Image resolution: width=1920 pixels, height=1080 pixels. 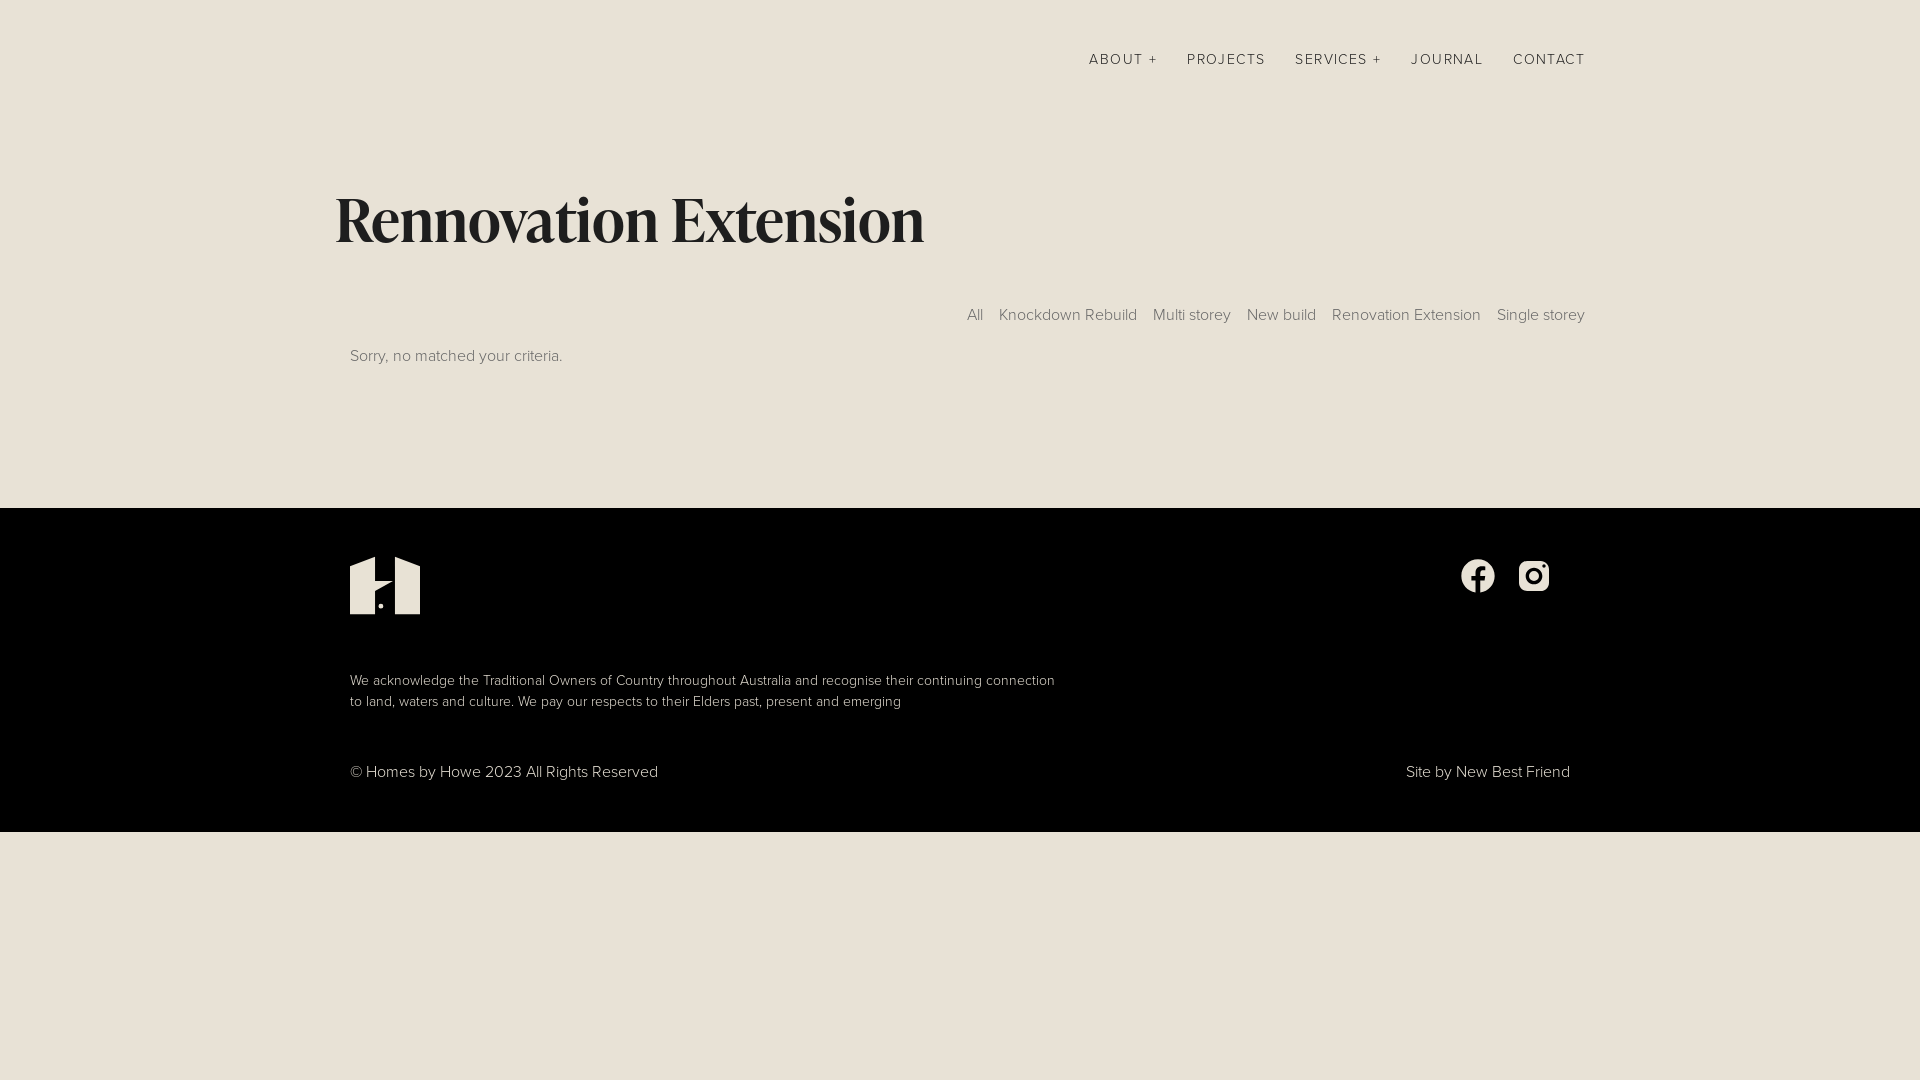 I want to click on 'Homes by Howe on Instagram', so click(x=1533, y=588).